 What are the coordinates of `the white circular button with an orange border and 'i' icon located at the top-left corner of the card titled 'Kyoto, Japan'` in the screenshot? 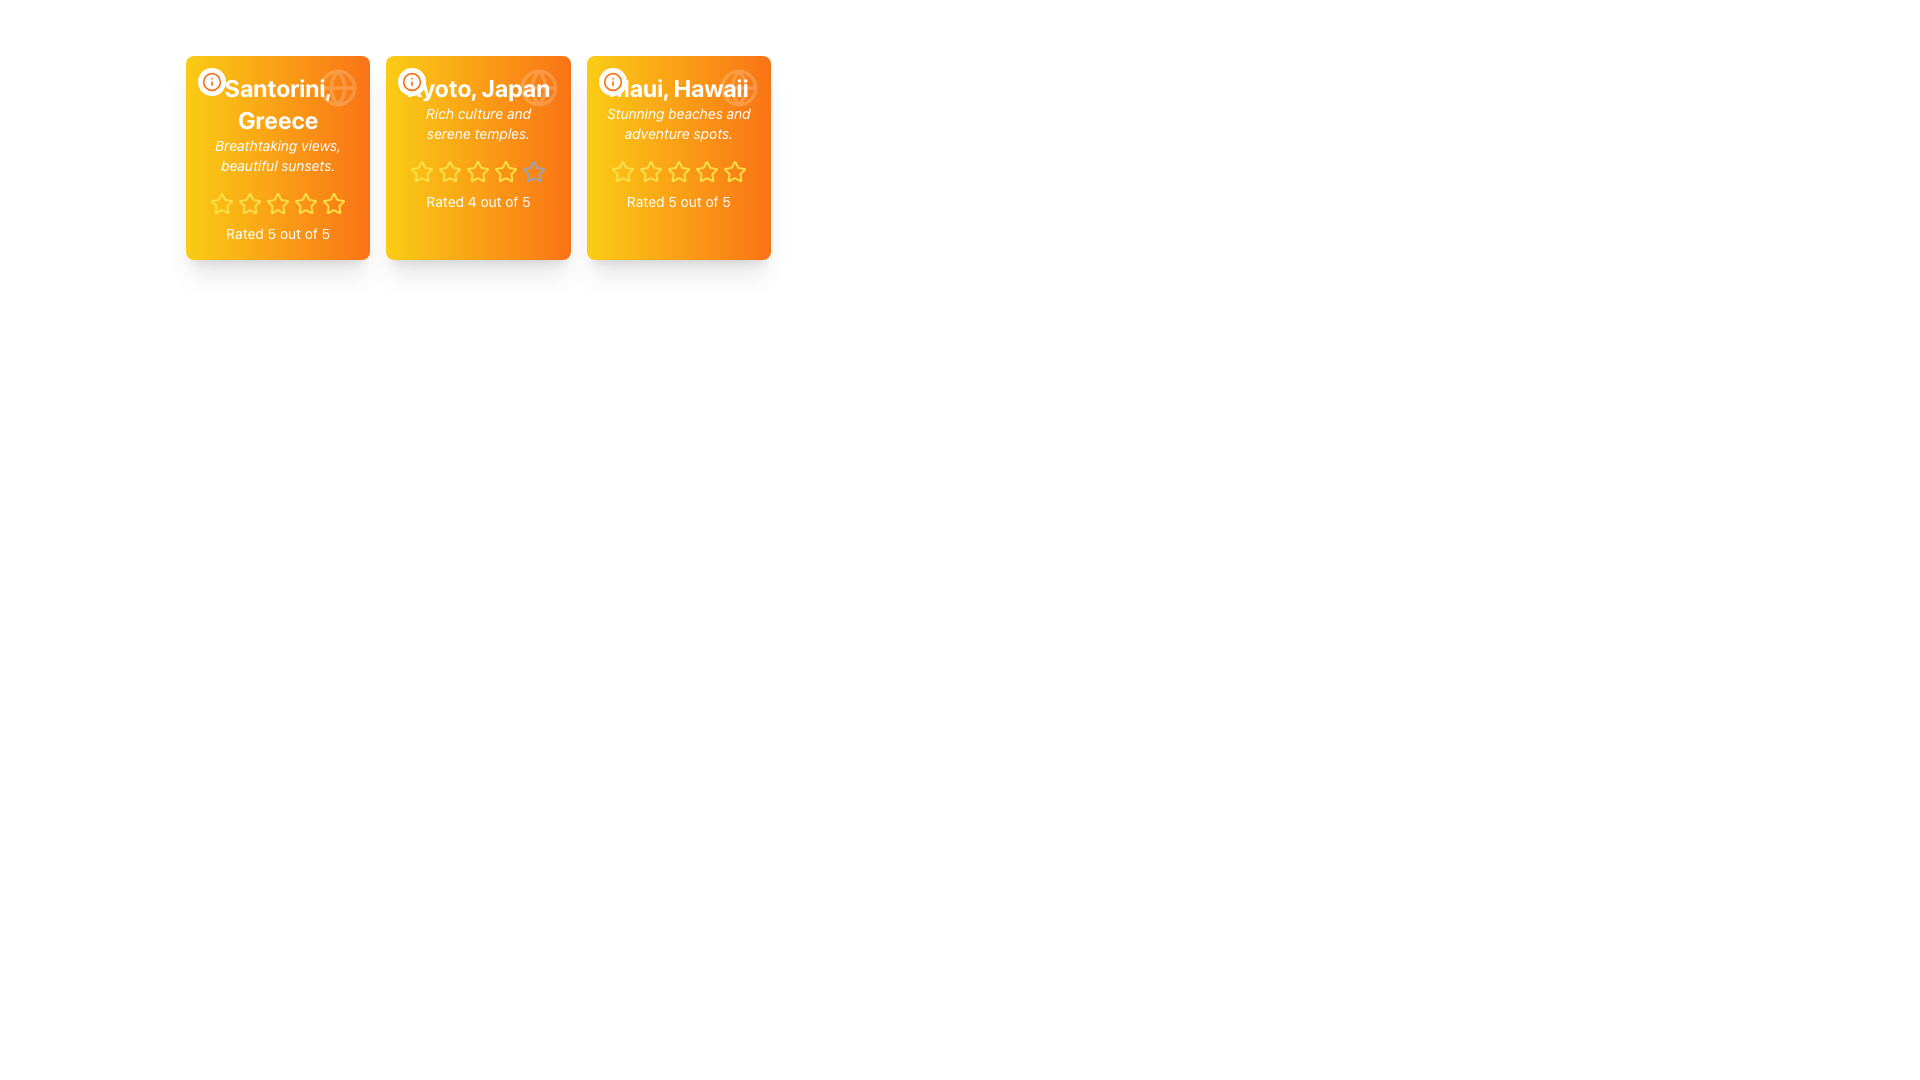 It's located at (411, 80).